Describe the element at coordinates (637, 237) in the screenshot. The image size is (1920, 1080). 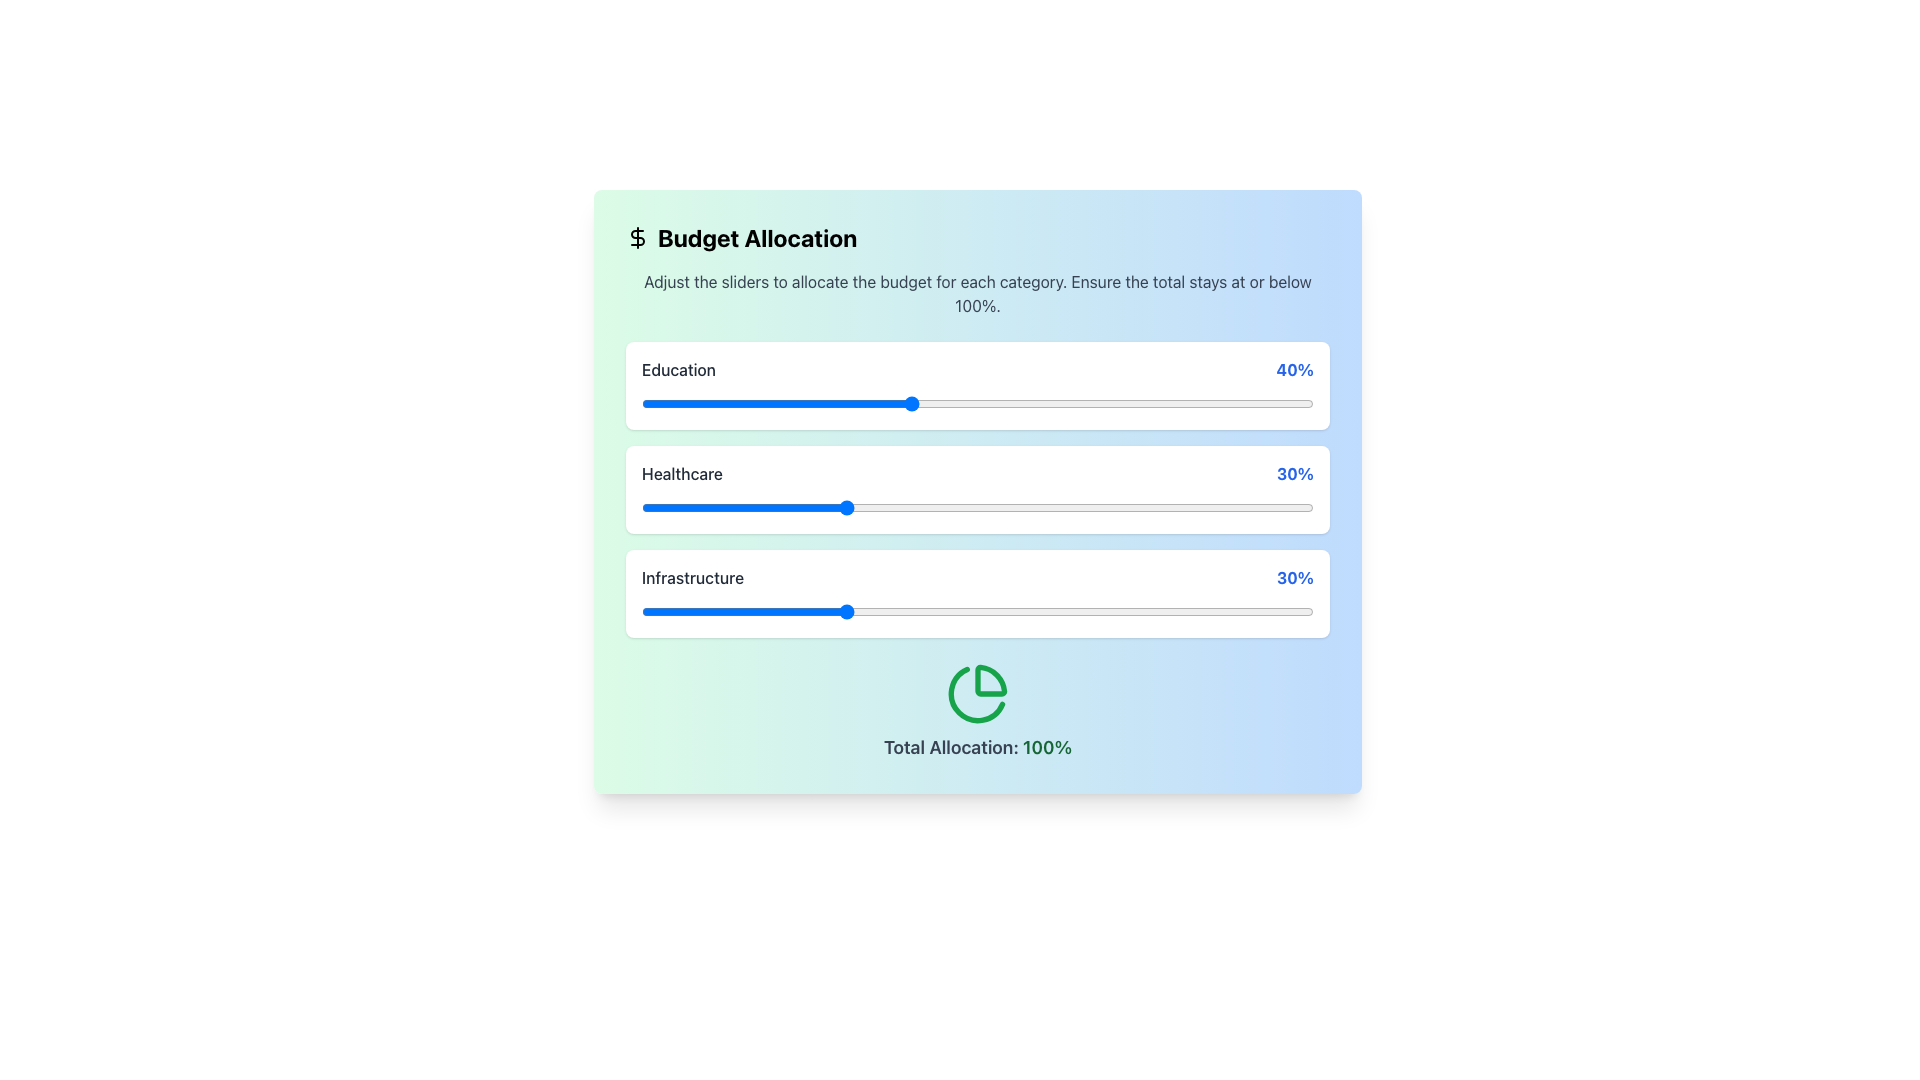
I see `the dollar sign icon styled in line art, located to the left of the 'Budget Allocation' heading text` at that location.